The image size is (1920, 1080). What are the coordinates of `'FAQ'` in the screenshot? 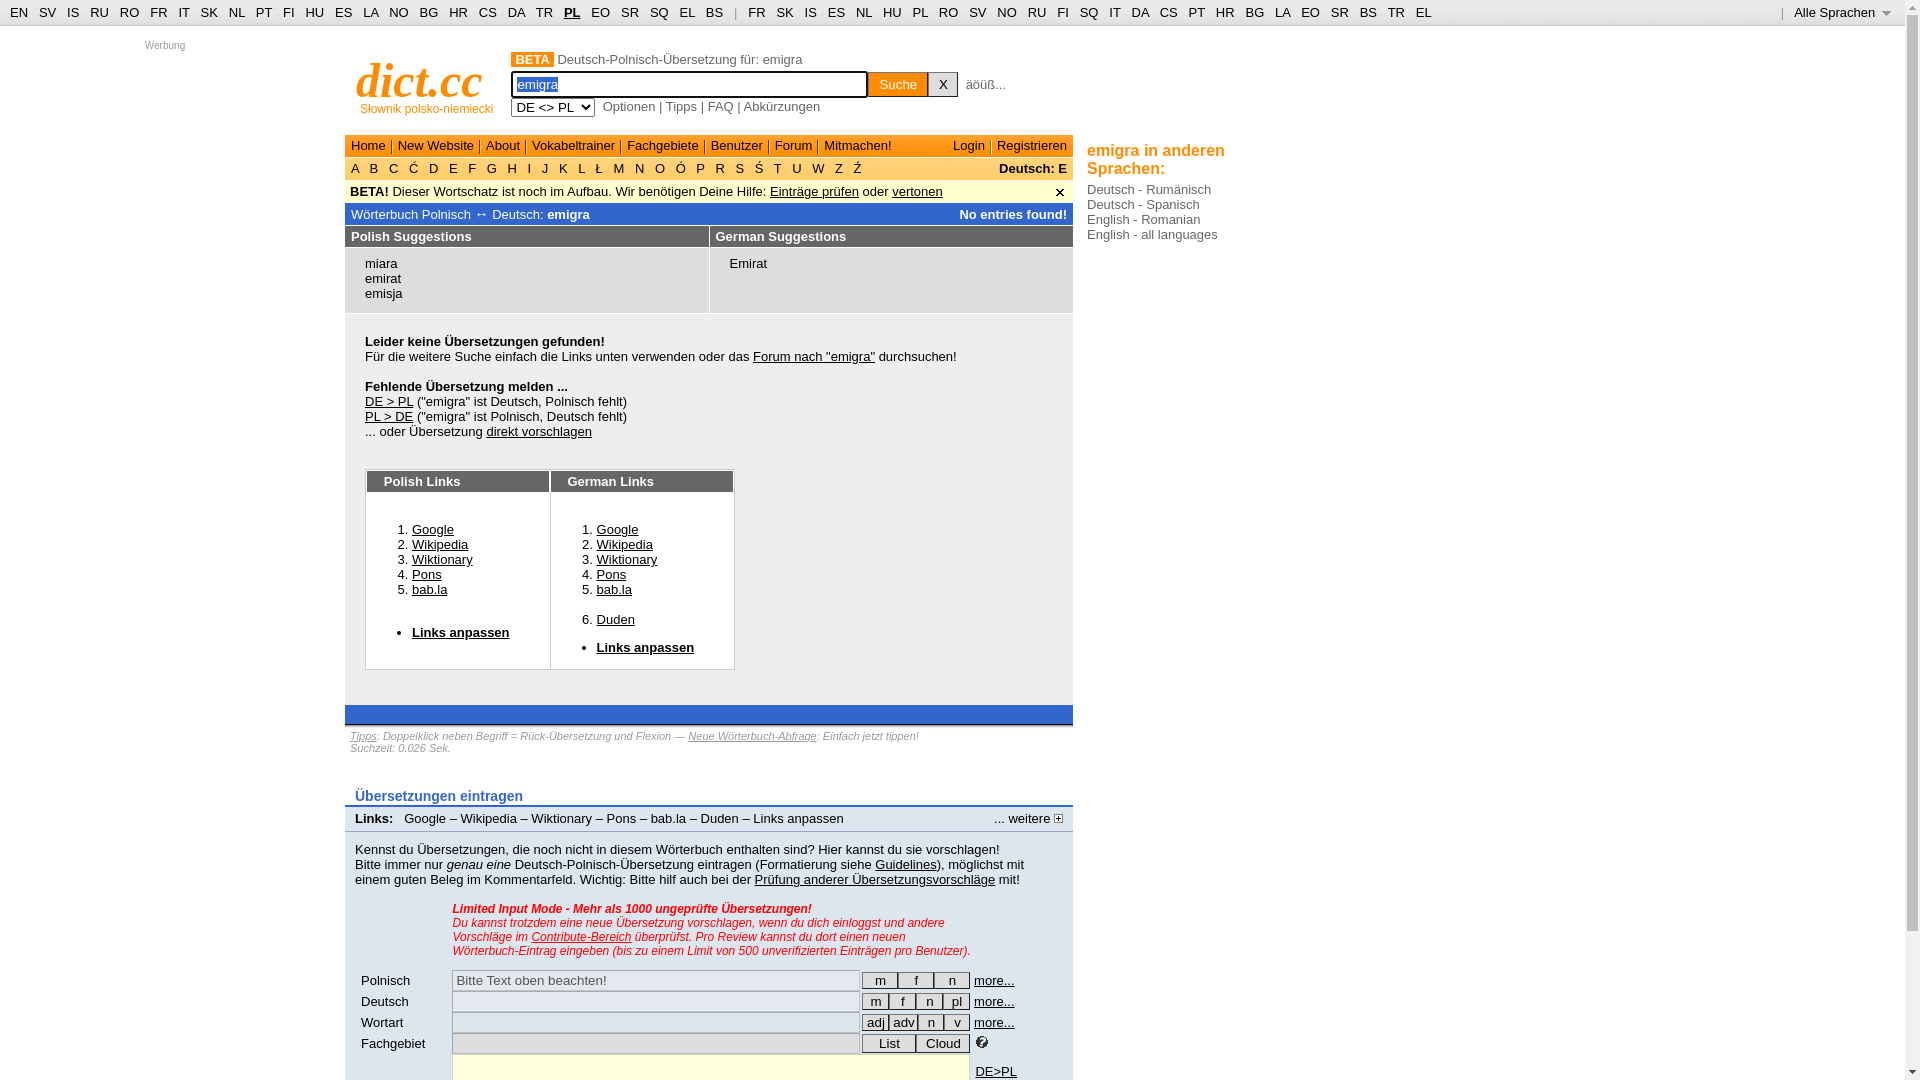 It's located at (720, 106).